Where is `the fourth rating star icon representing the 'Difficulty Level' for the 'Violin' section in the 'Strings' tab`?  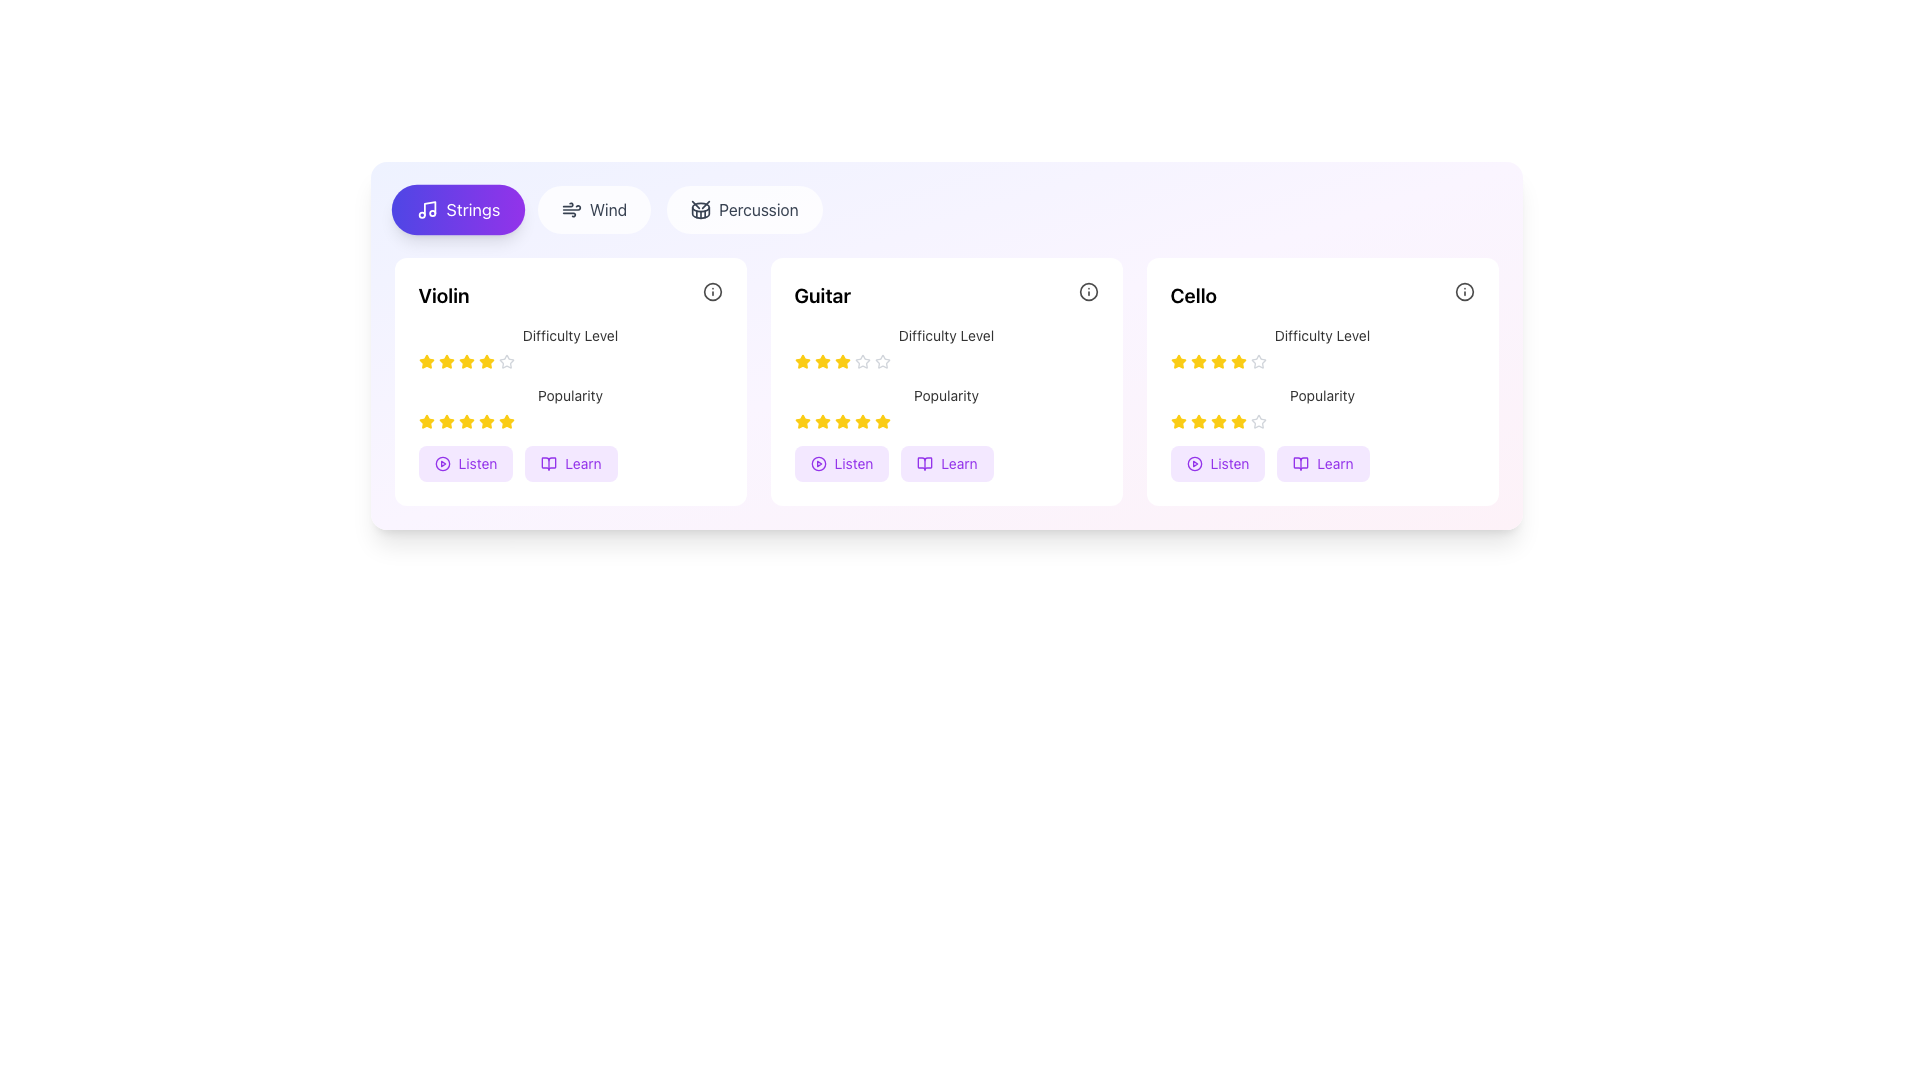
the fourth rating star icon representing the 'Difficulty Level' for the 'Violin' section in the 'Strings' tab is located at coordinates (486, 361).